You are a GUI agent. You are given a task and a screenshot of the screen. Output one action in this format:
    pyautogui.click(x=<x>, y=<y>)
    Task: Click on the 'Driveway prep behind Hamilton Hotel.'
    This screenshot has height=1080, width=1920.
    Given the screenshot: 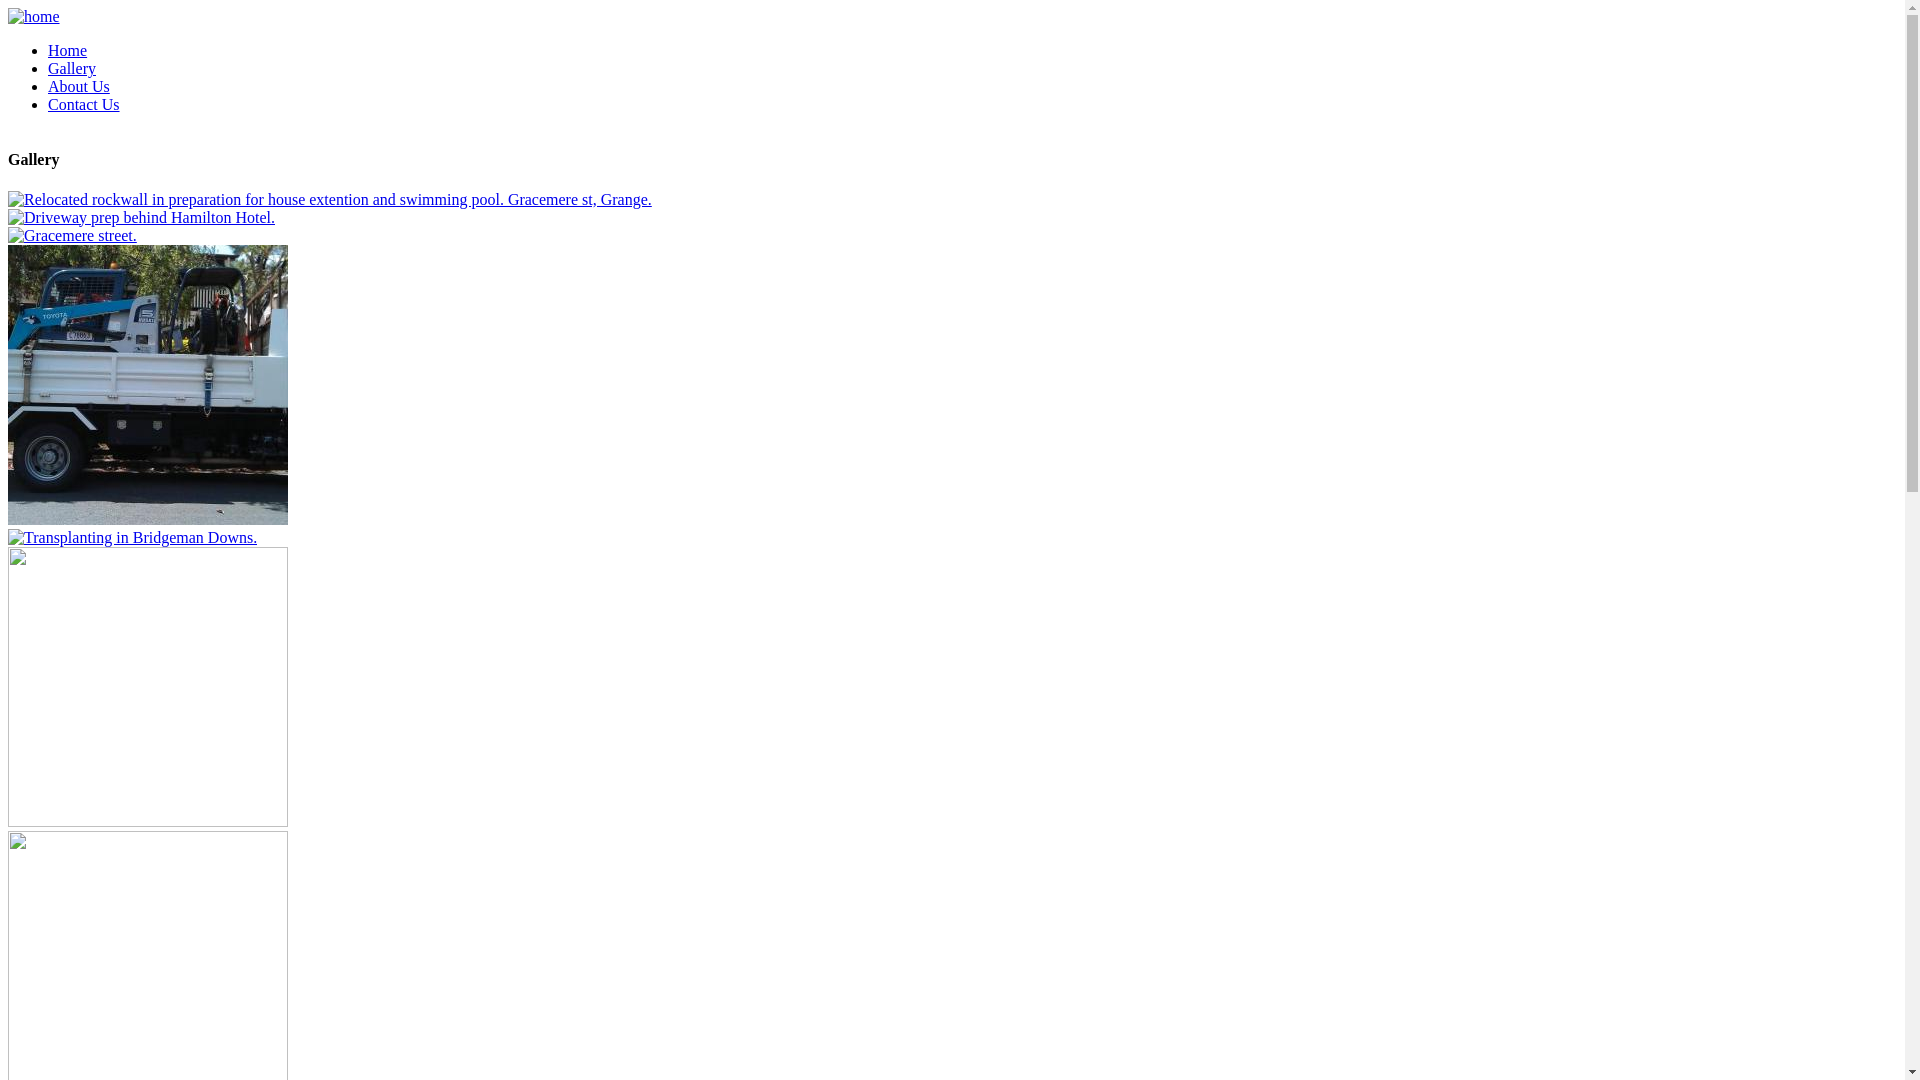 What is the action you would take?
    pyautogui.click(x=140, y=217)
    